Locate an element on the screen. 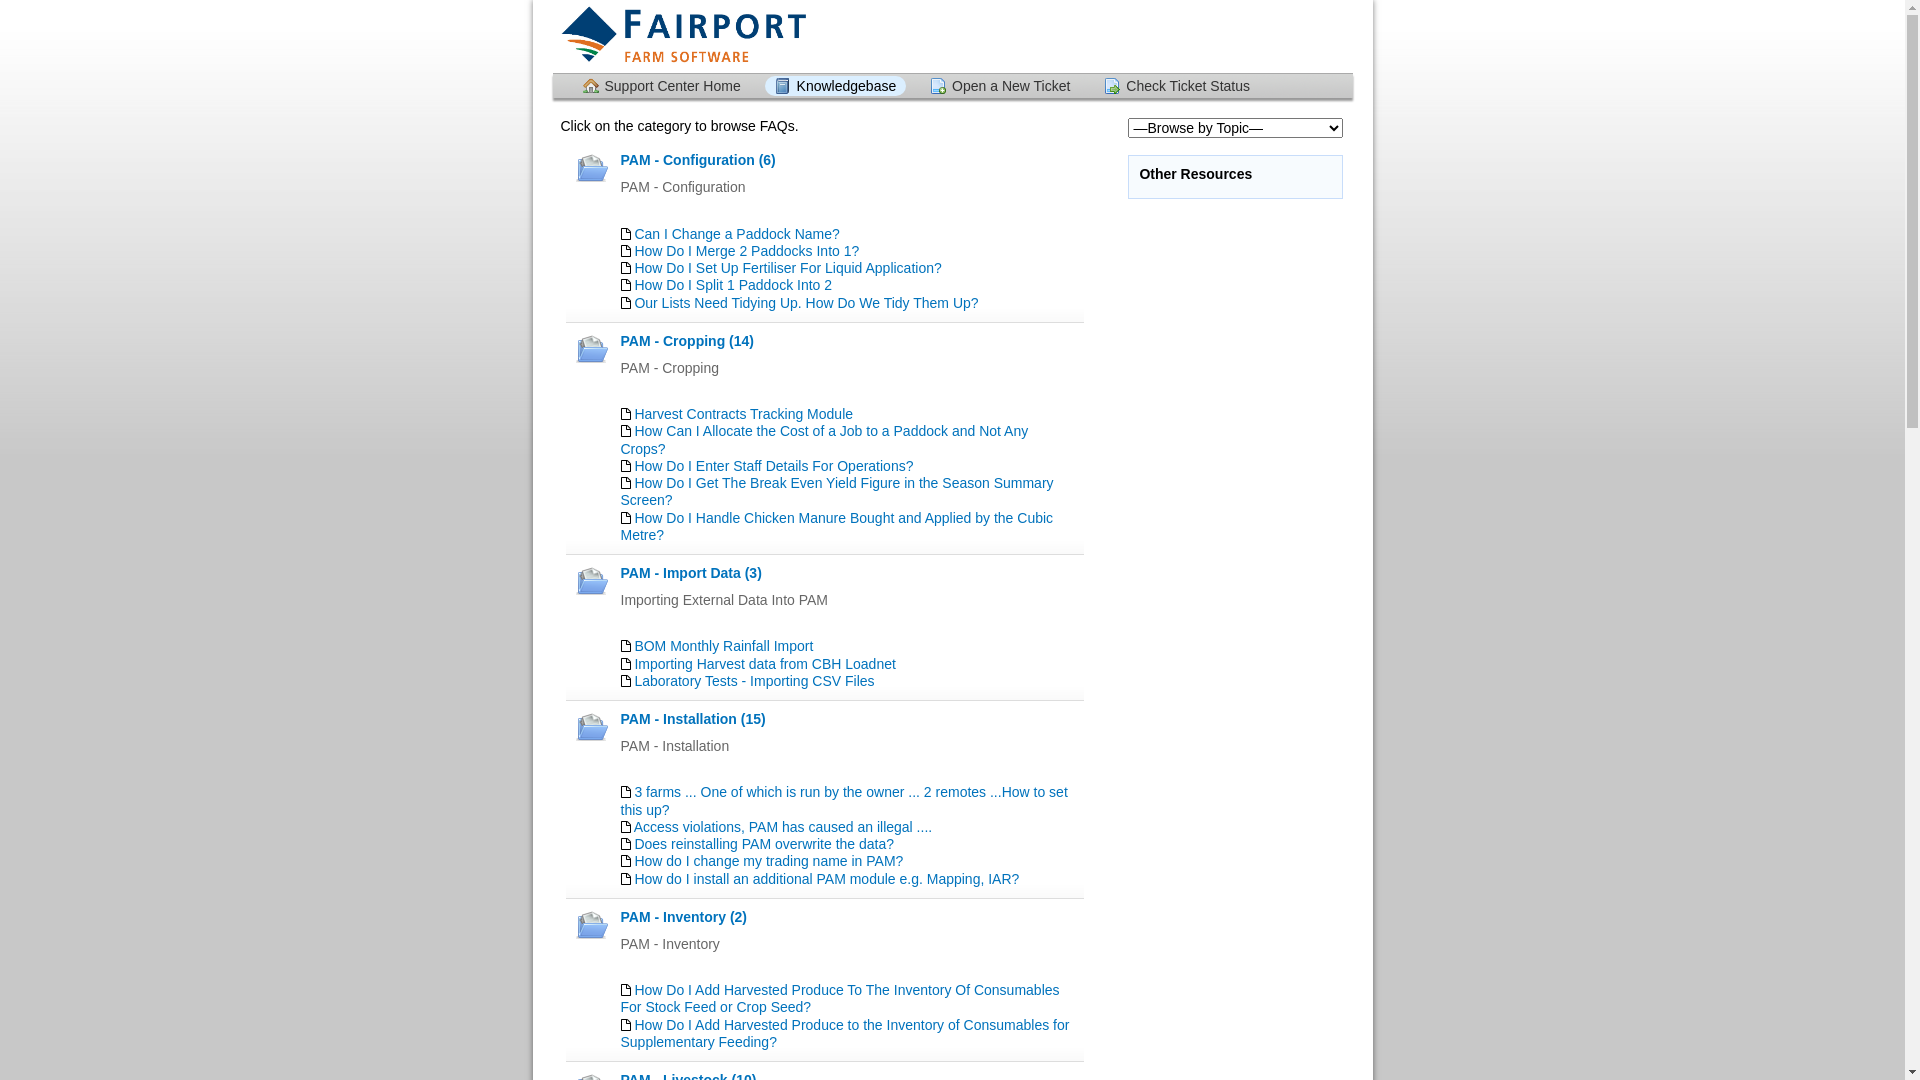  'BOM Monthly Rainfall Import' is located at coordinates (632, 645).